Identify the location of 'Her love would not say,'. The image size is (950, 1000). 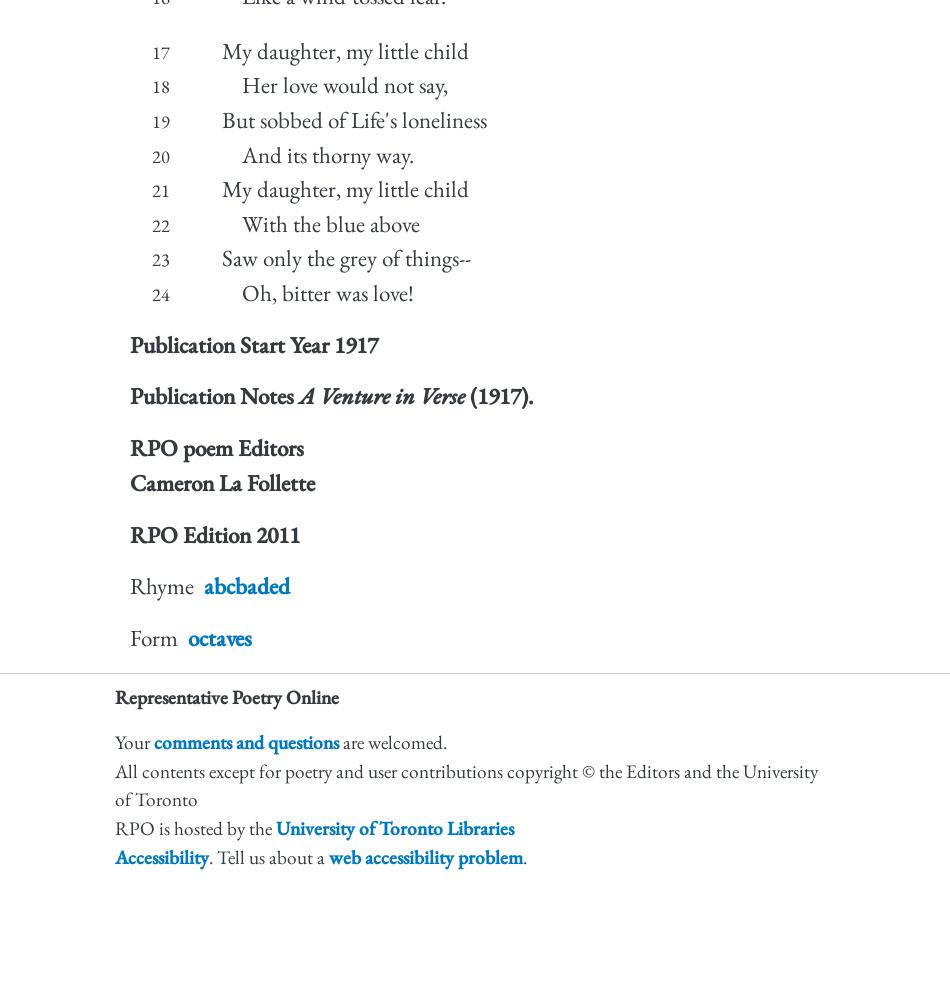
(333, 84).